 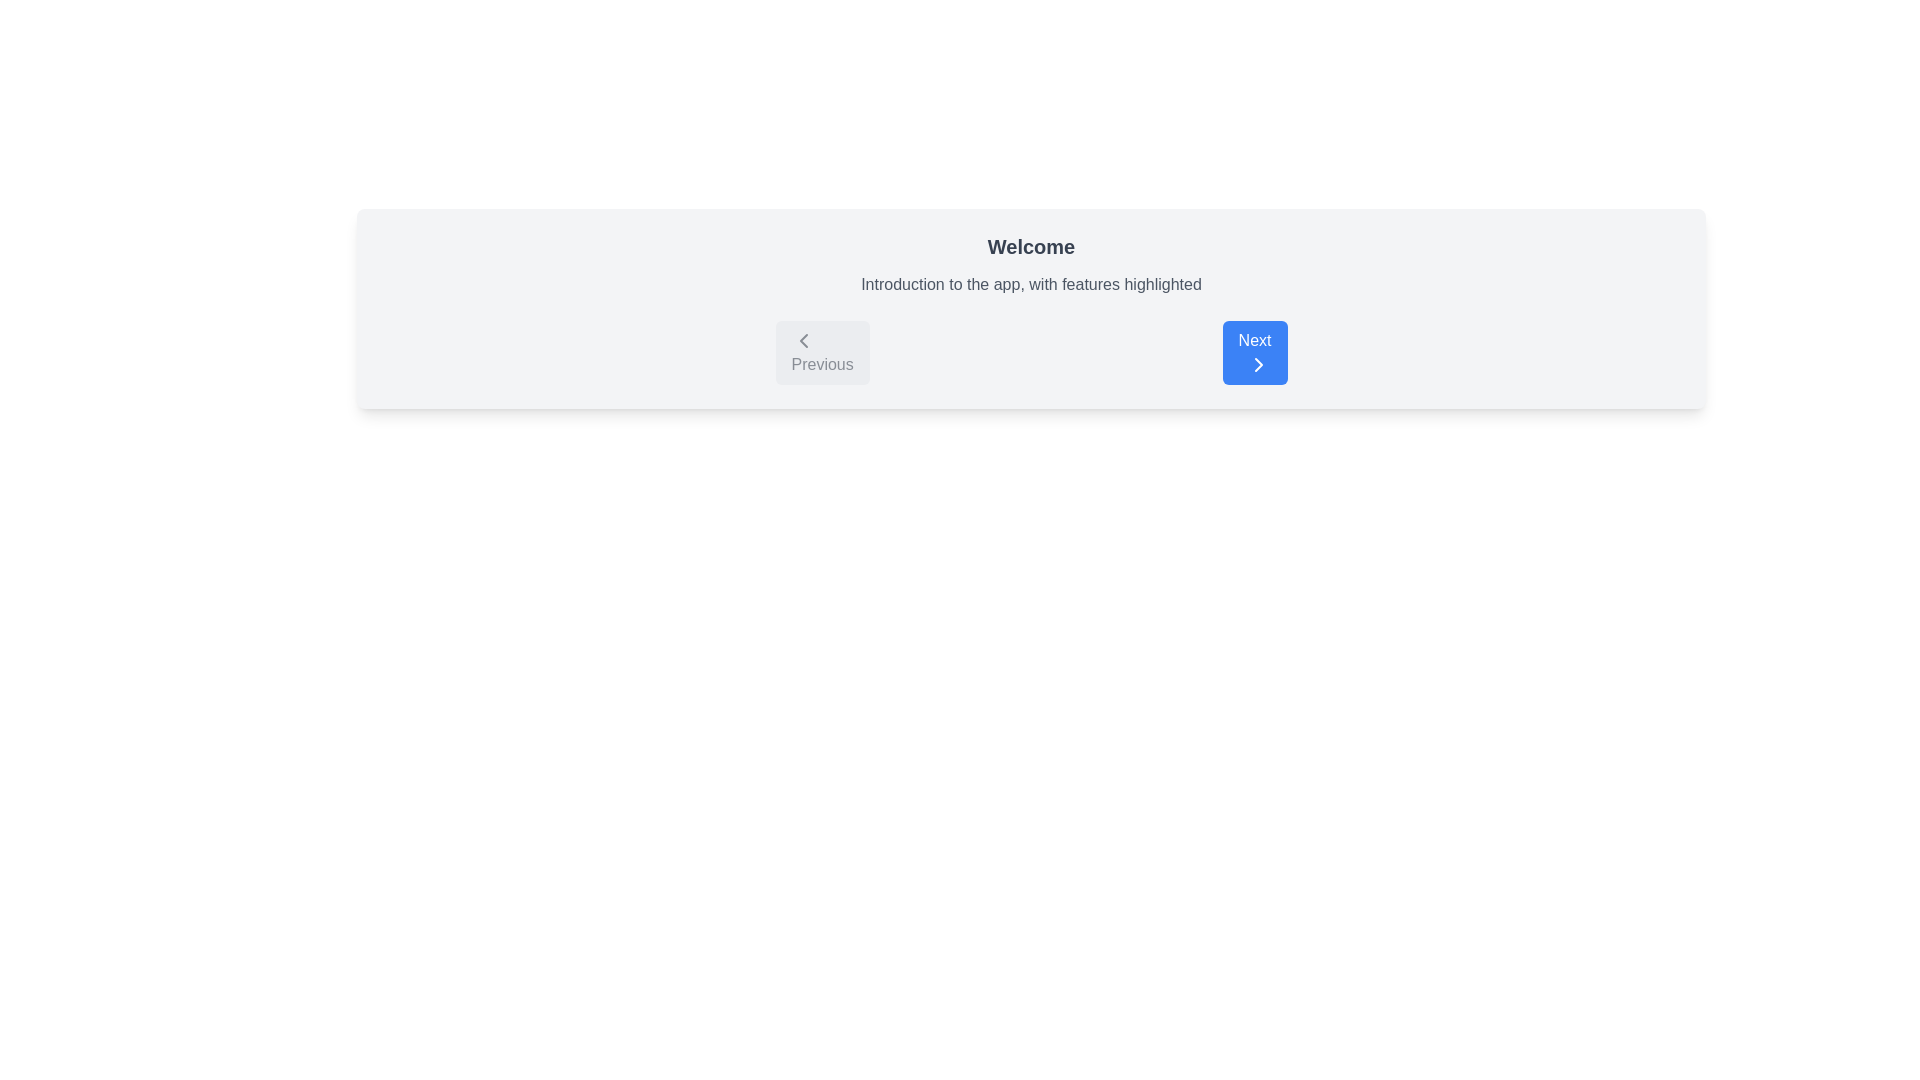 I want to click on the leftward arrowhead icon, which is styled with a sharp design and located to the left of the 'Previous' button, so click(x=803, y=339).